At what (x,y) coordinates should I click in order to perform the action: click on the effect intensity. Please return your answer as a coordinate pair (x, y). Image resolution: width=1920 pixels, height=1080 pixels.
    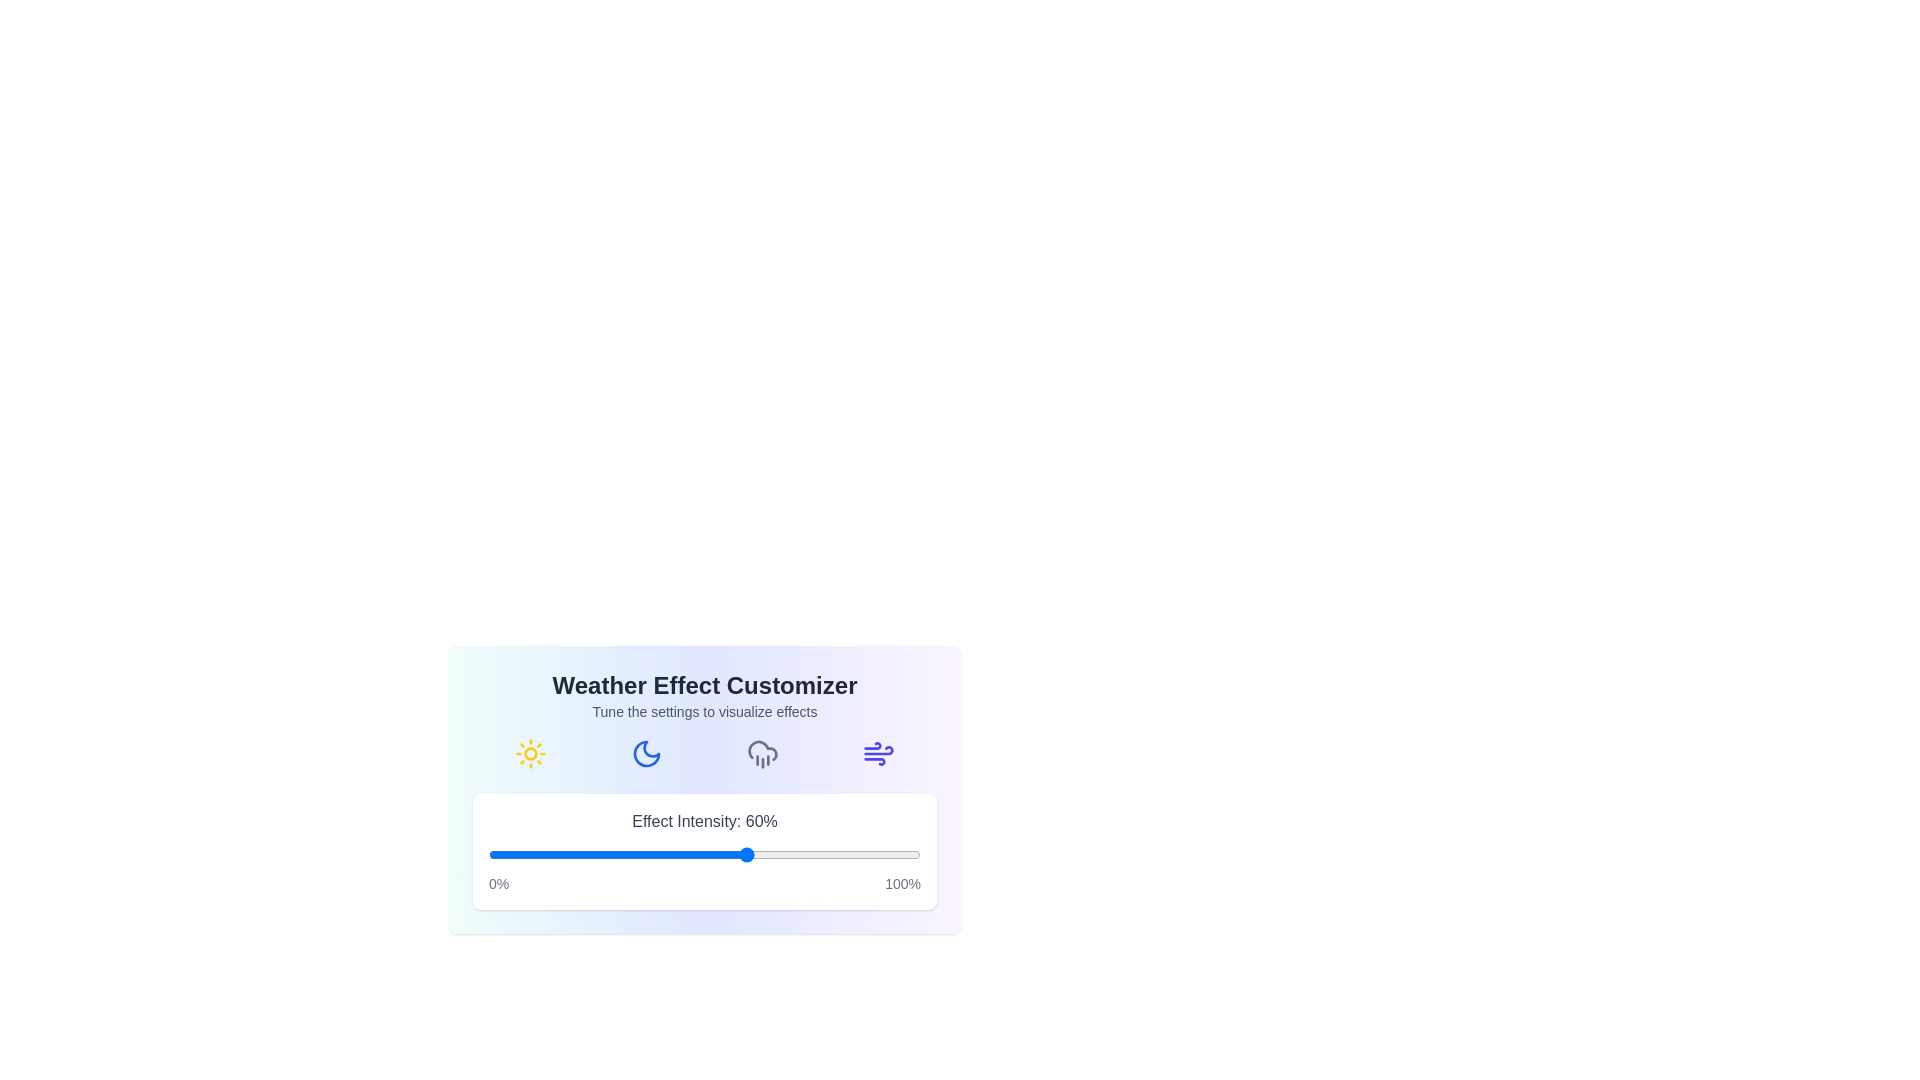
    Looking at the image, I should click on (648, 855).